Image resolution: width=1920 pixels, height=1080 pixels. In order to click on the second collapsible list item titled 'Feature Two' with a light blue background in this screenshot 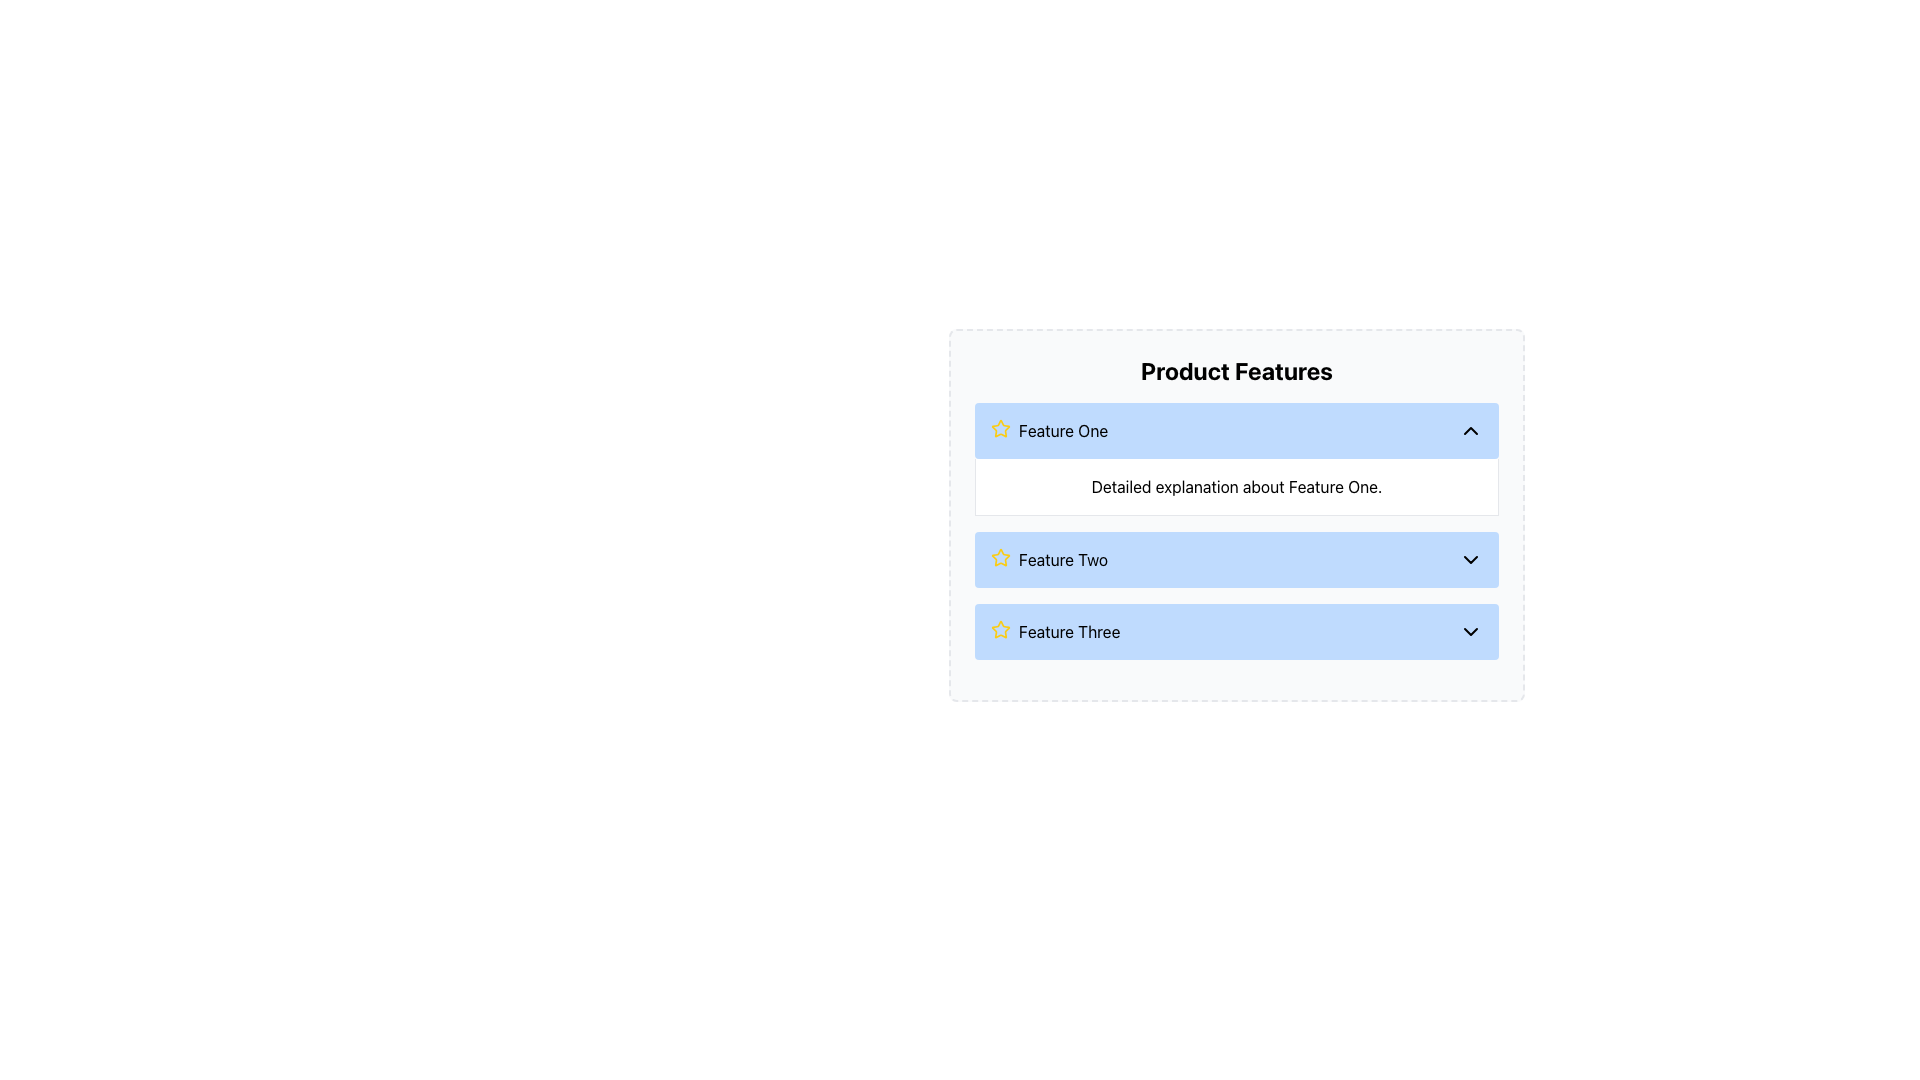, I will do `click(1236, 559)`.